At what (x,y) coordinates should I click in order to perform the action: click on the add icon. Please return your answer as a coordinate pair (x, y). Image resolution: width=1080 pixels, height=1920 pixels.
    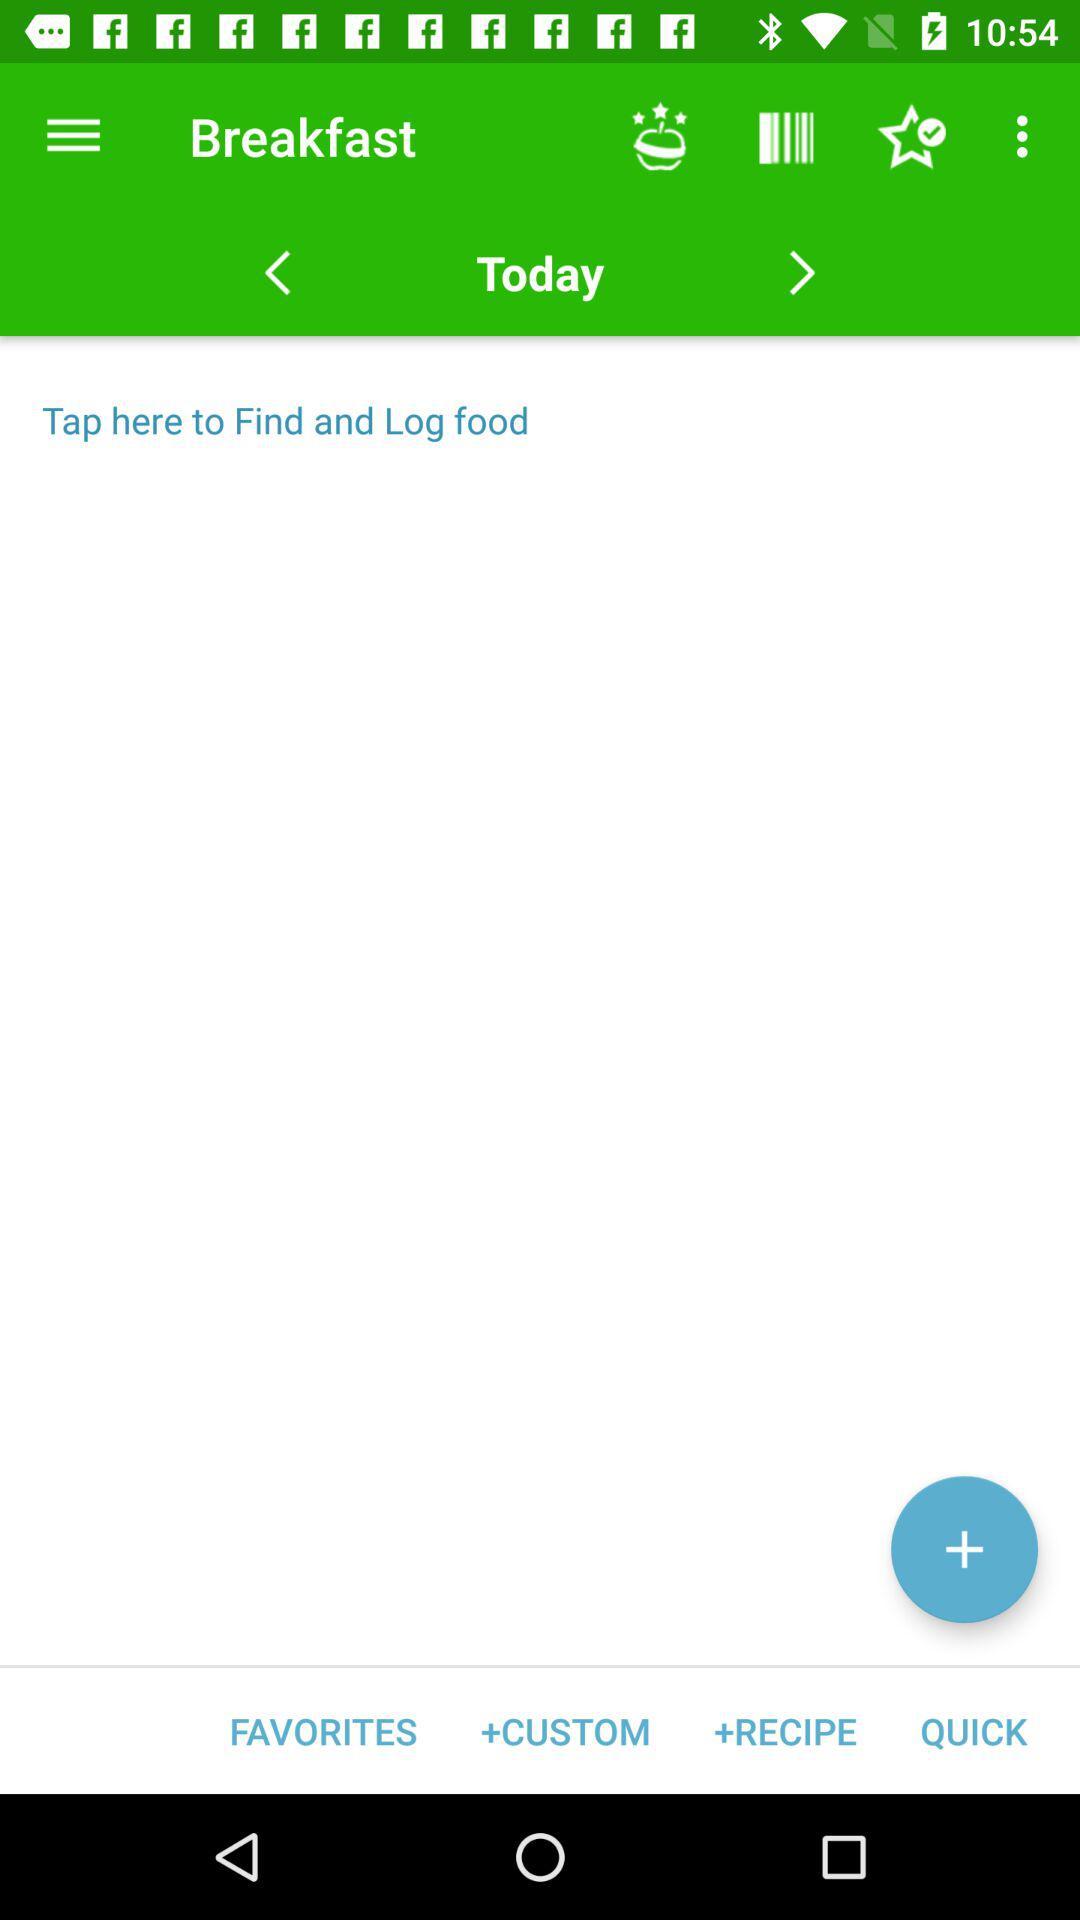
    Looking at the image, I should click on (963, 1548).